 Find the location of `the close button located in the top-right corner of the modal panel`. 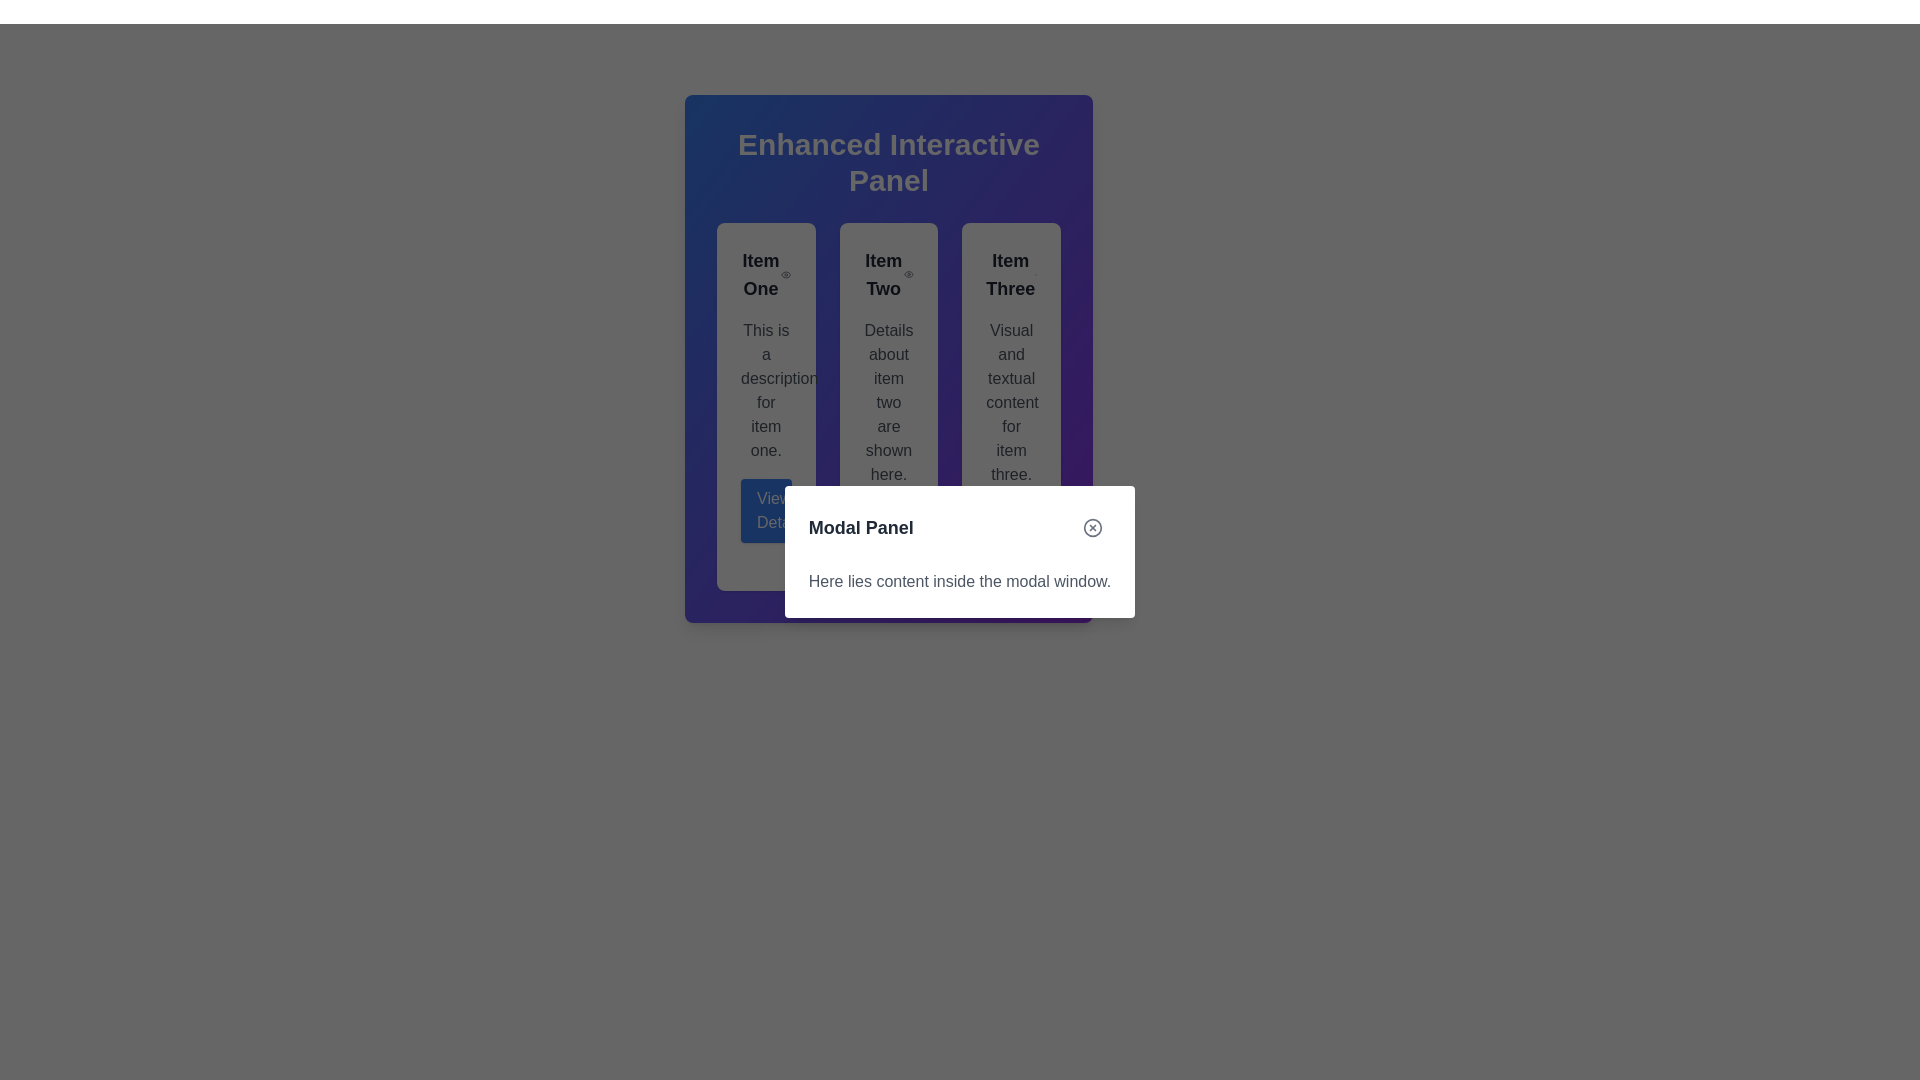

the close button located in the top-right corner of the modal panel is located at coordinates (1092, 527).